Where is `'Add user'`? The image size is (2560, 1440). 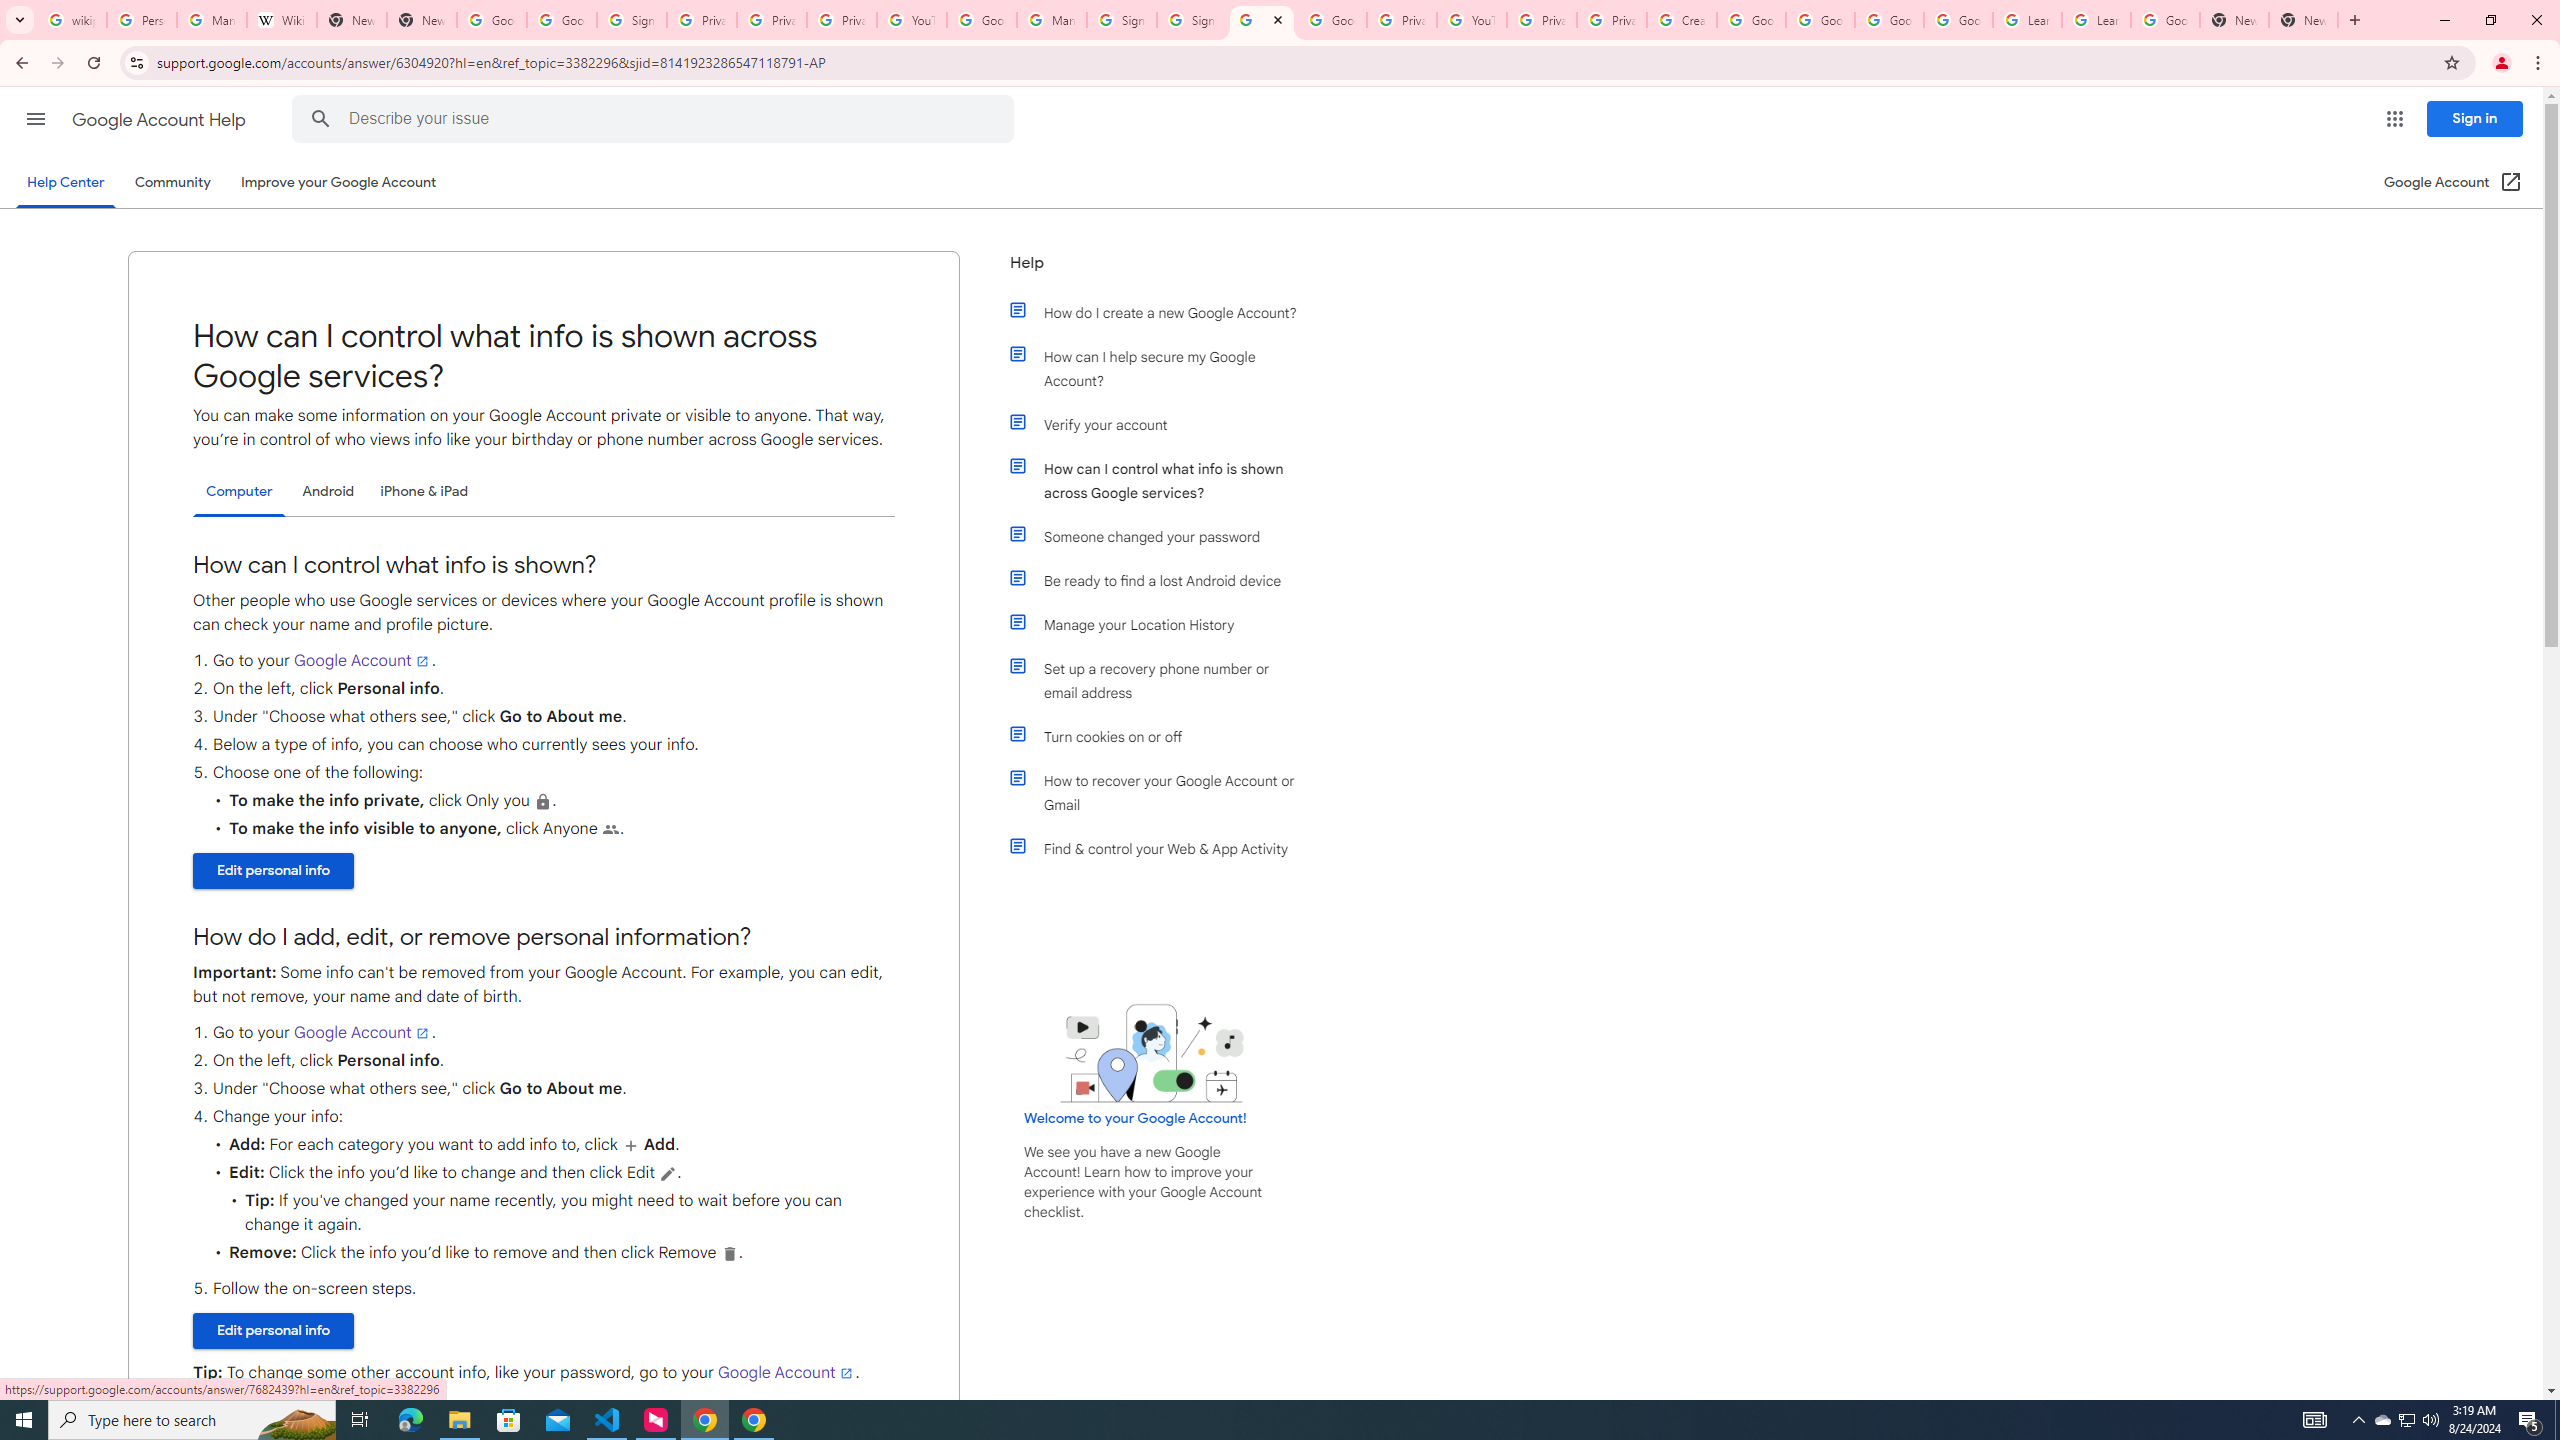
'Add user' is located at coordinates (631, 1145).